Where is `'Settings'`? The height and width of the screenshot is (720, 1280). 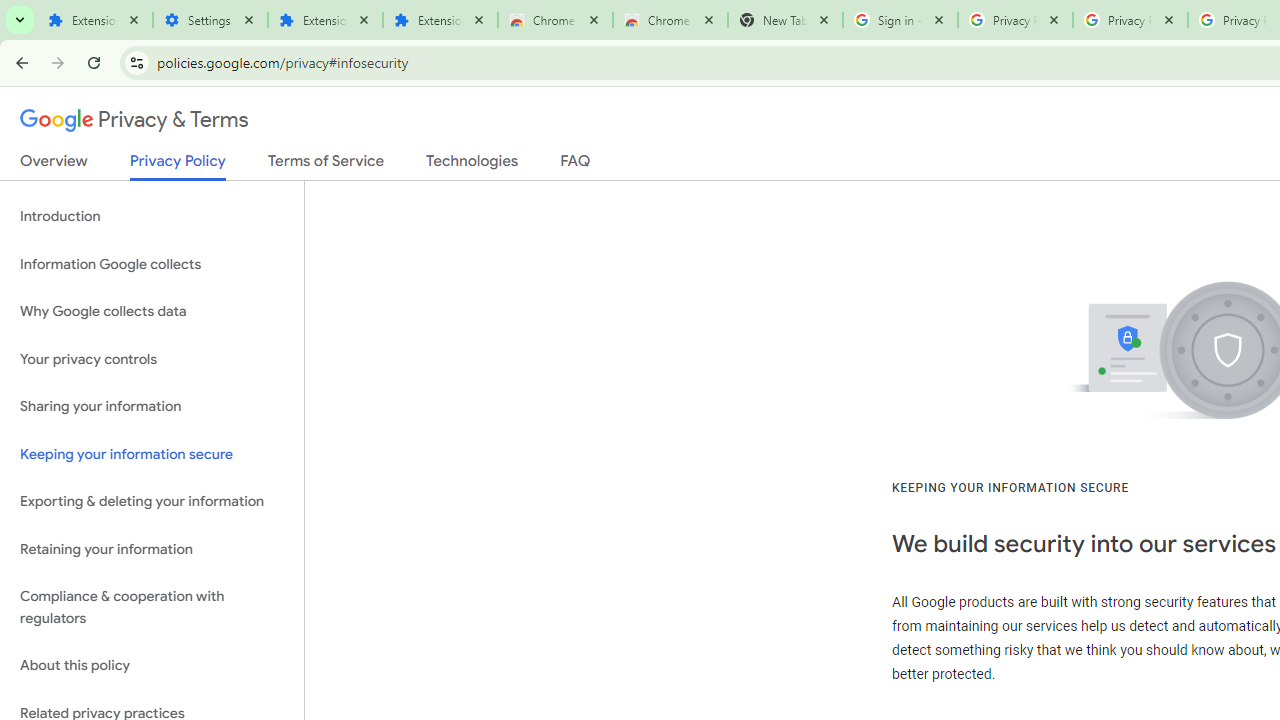 'Settings' is located at coordinates (209, 20).